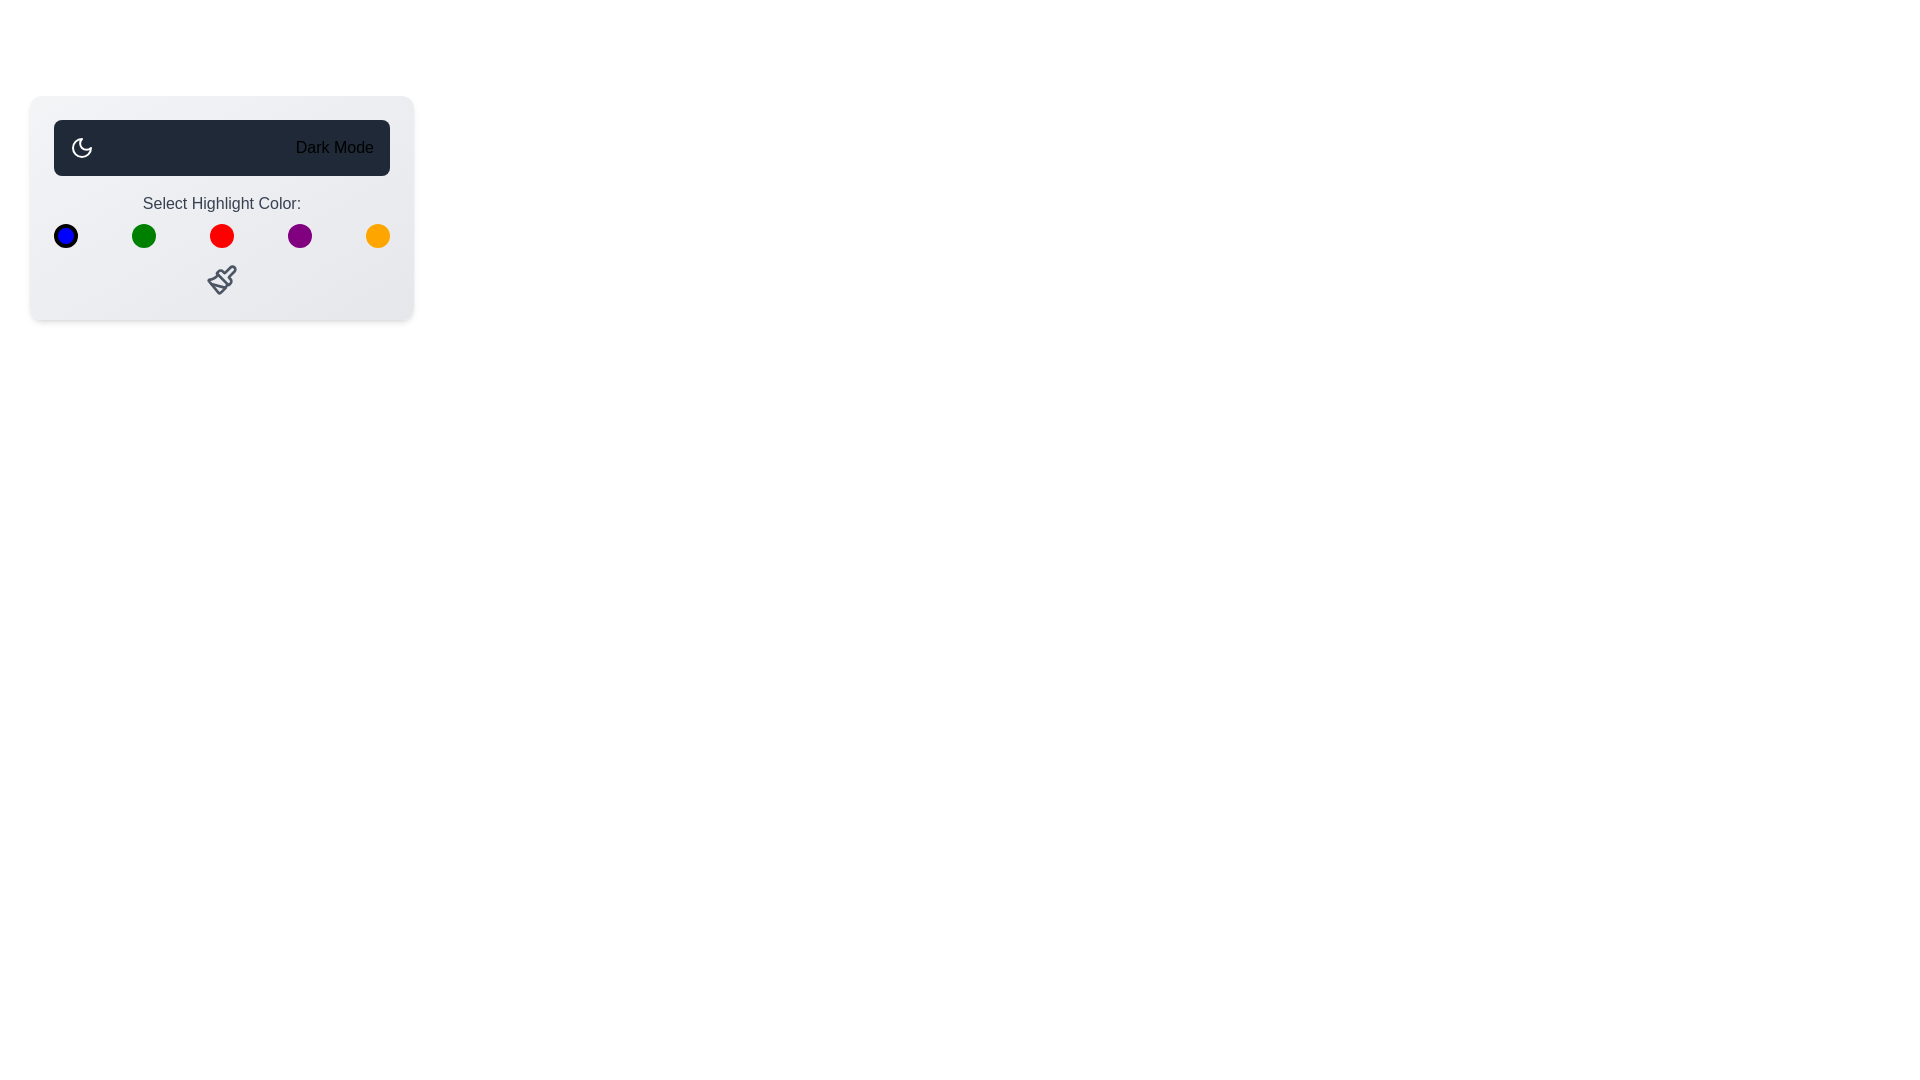  Describe the element at coordinates (334, 146) in the screenshot. I see `the text label that reads 'Dark Mode', styled in bold black color against a dark gray background, positioned to the right of a crescent moon icon` at that location.